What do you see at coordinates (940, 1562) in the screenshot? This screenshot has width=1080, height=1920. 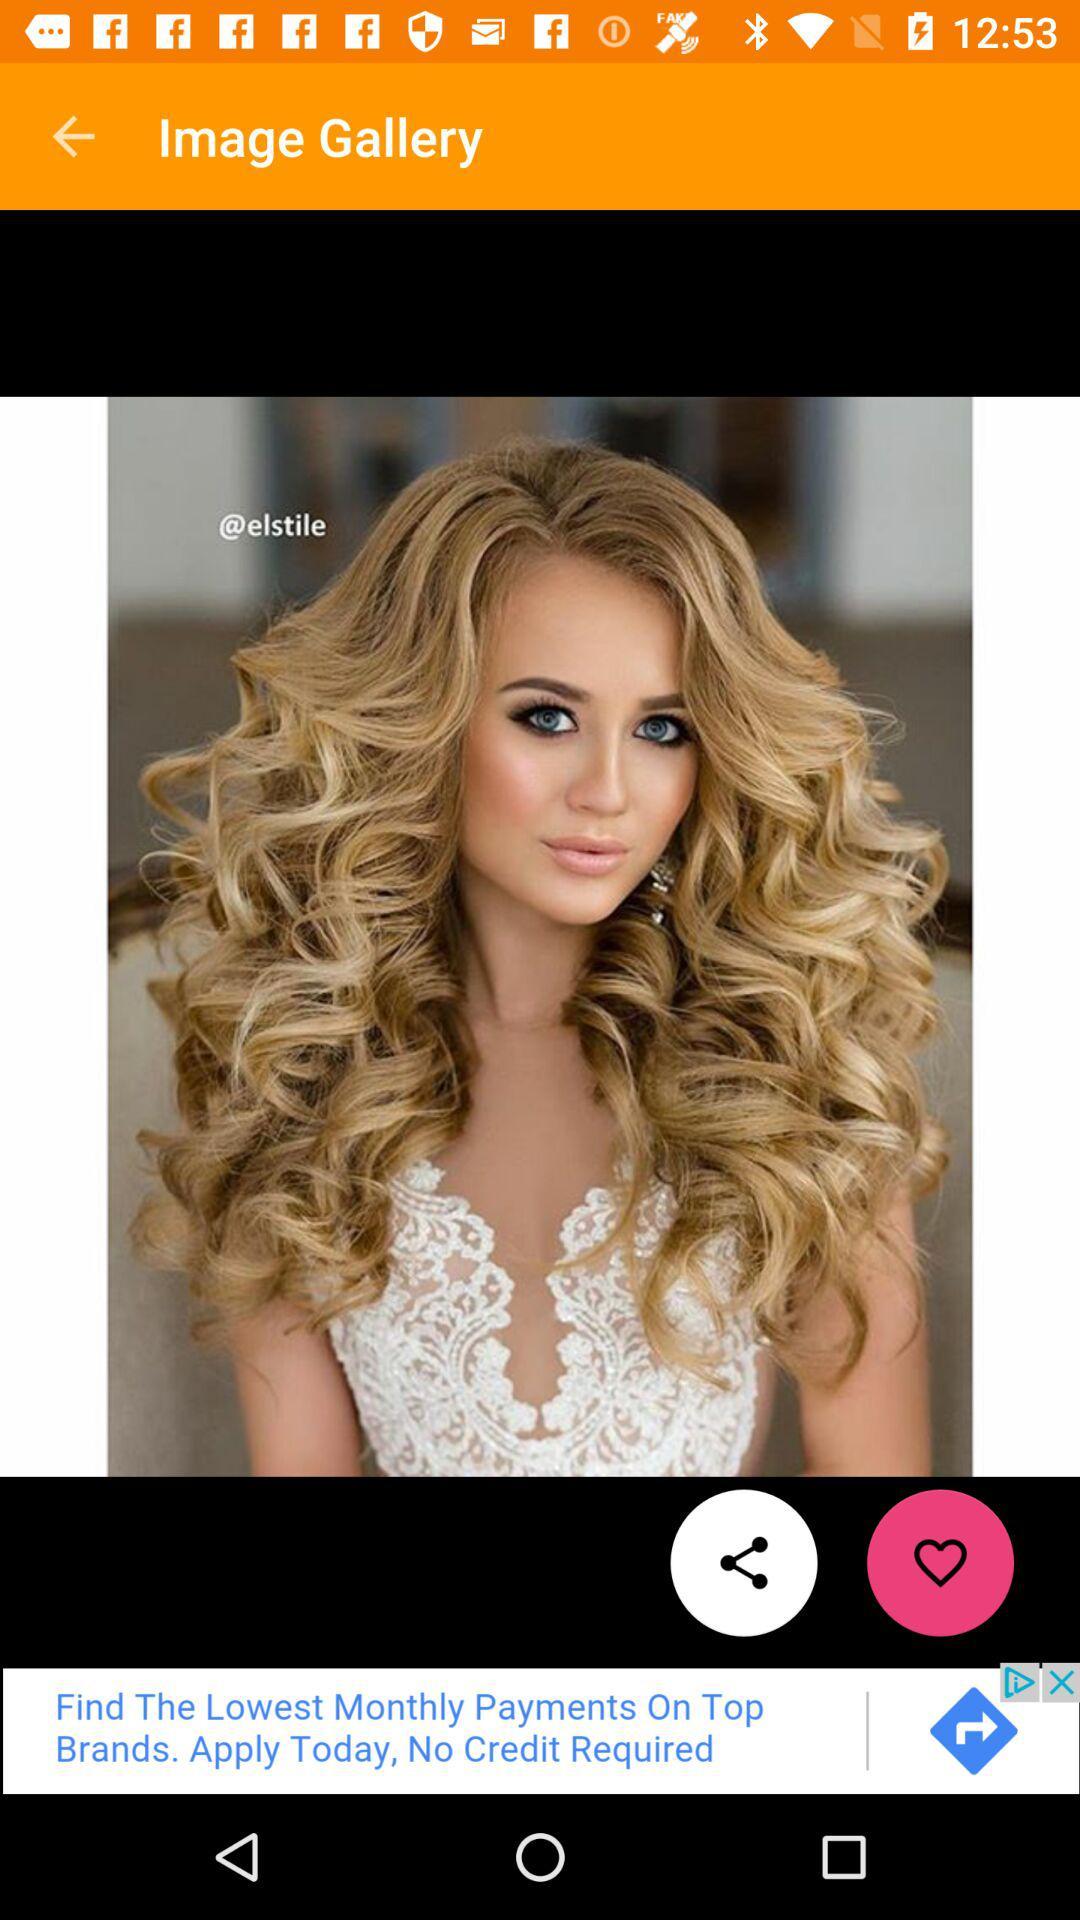 I see `the favorite icon` at bounding box center [940, 1562].